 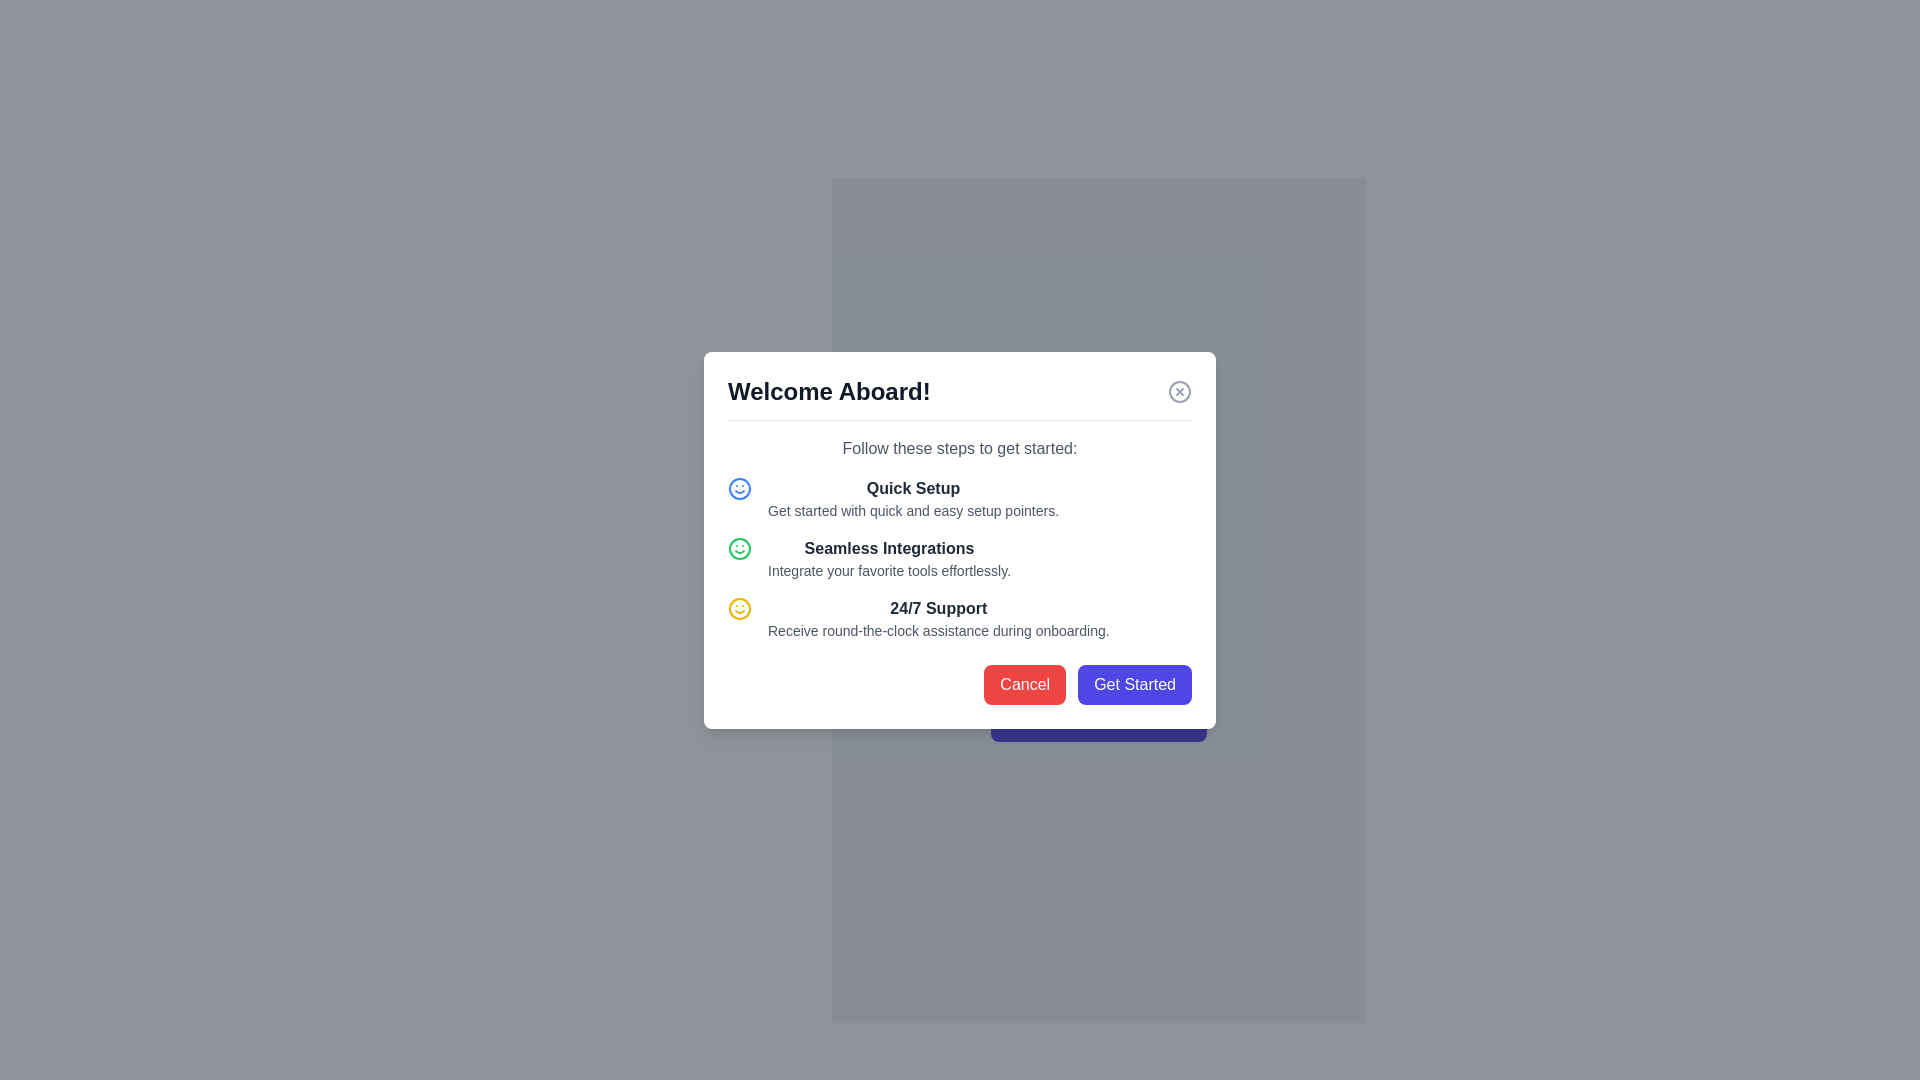 I want to click on the button located in the bottom-right corner of the modal window, positioned to the right of the 'Cancel' button, for keyboard navigation, so click(x=1135, y=683).